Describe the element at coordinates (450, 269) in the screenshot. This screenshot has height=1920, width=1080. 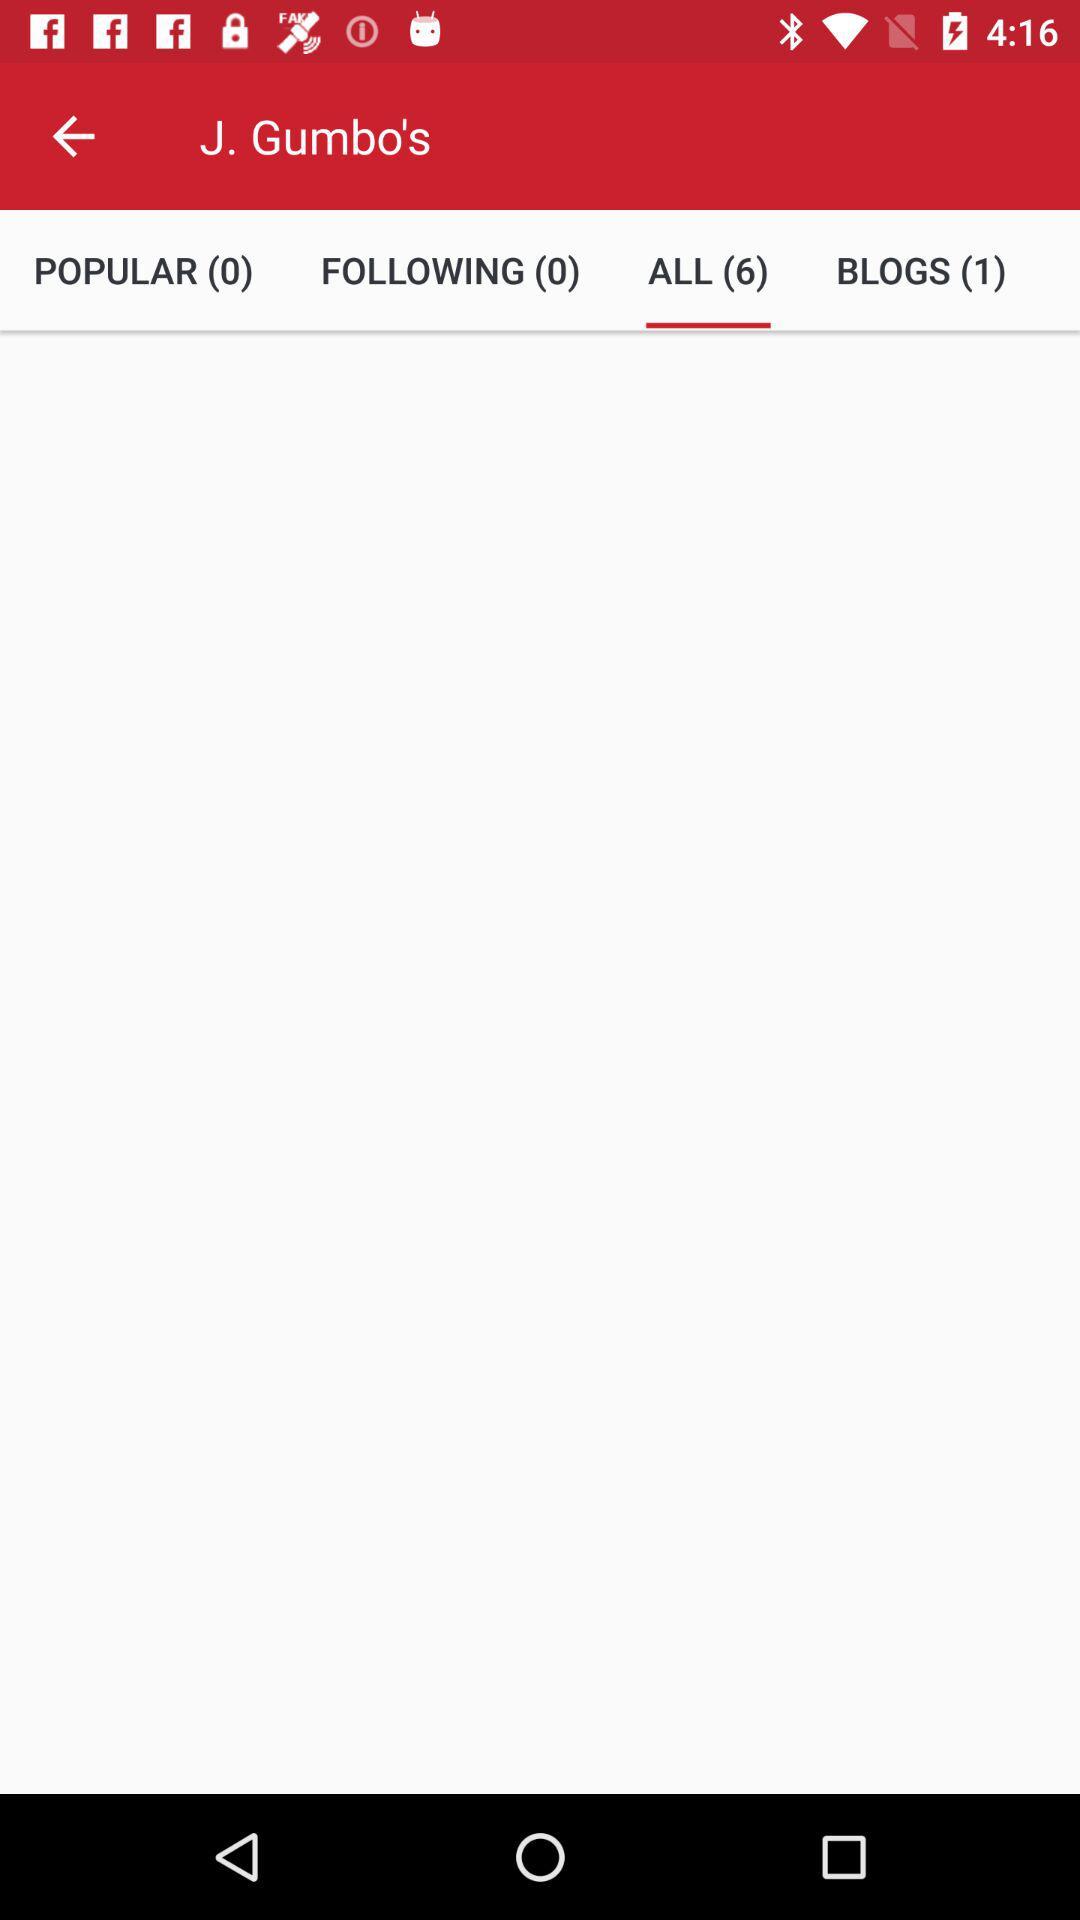
I see `the following (0) item` at that location.